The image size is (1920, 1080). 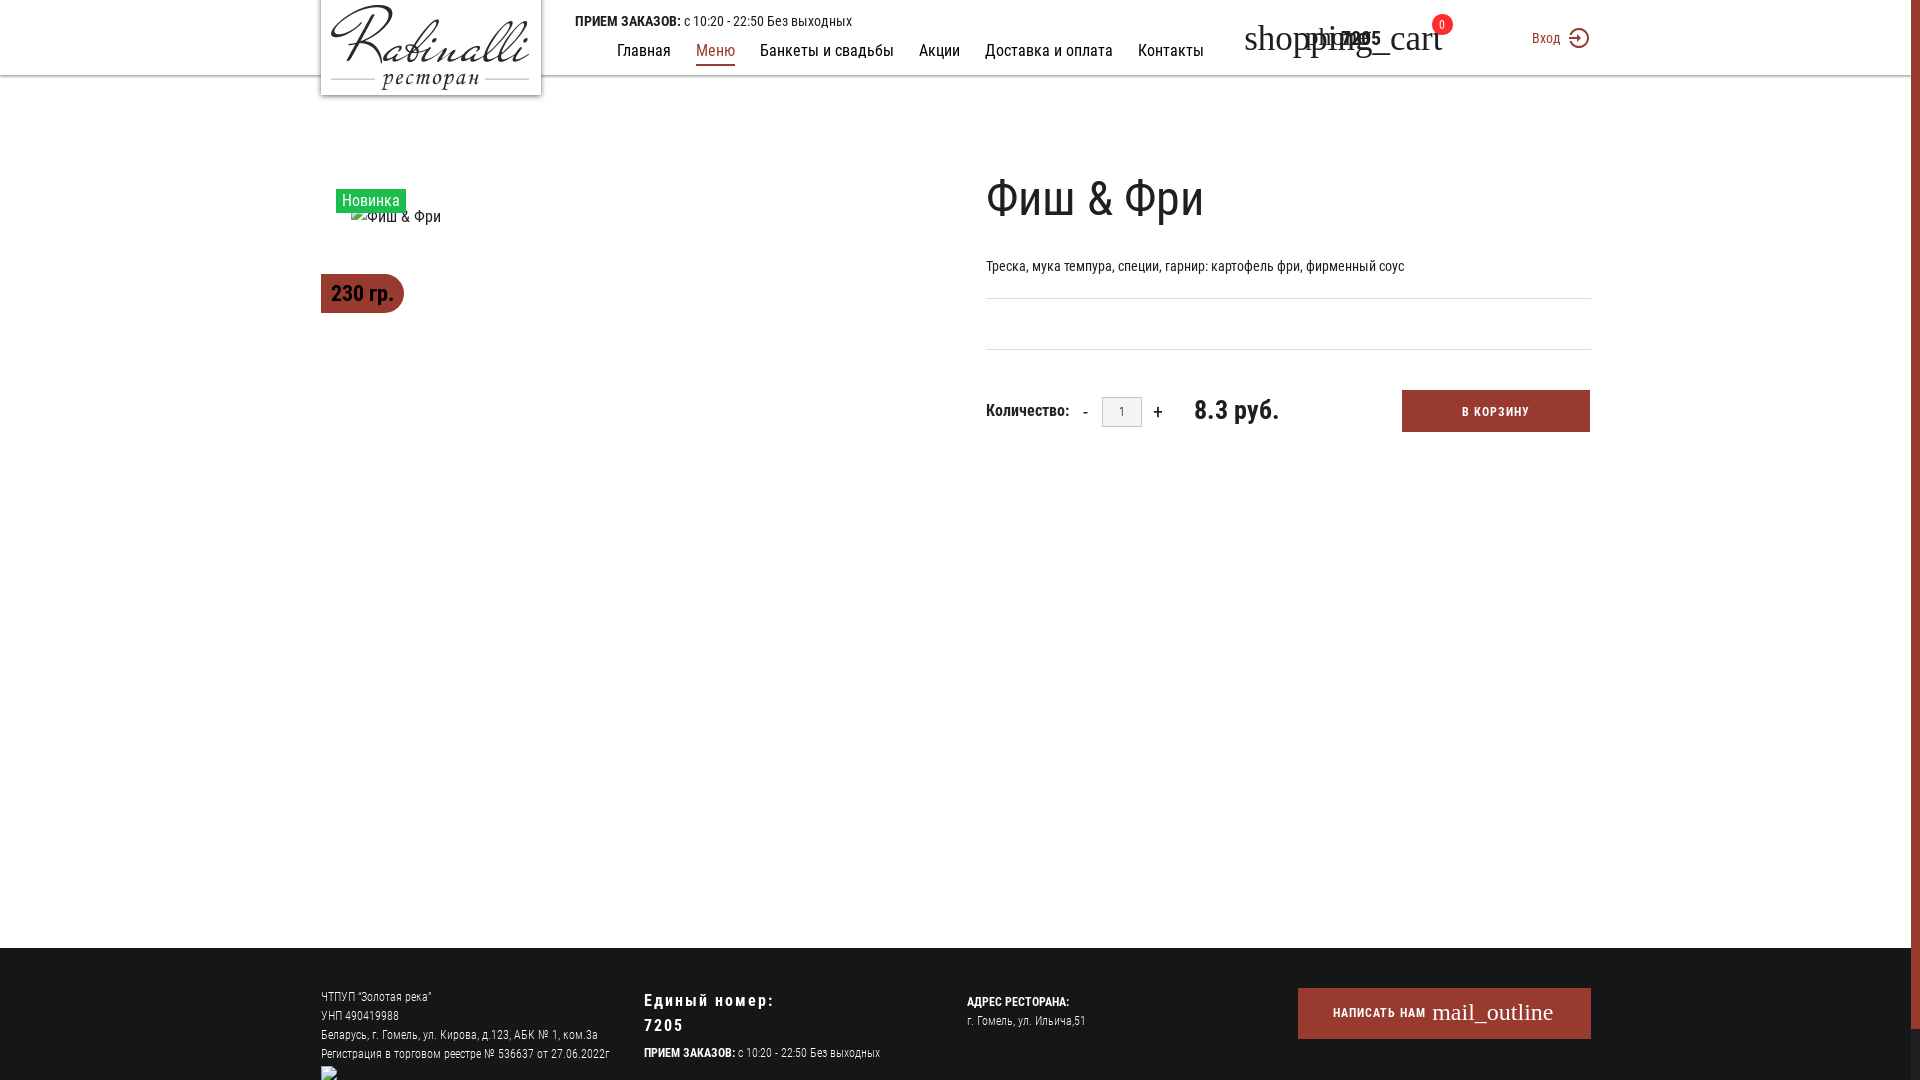 I want to click on '-', so click(x=1083, y=411).